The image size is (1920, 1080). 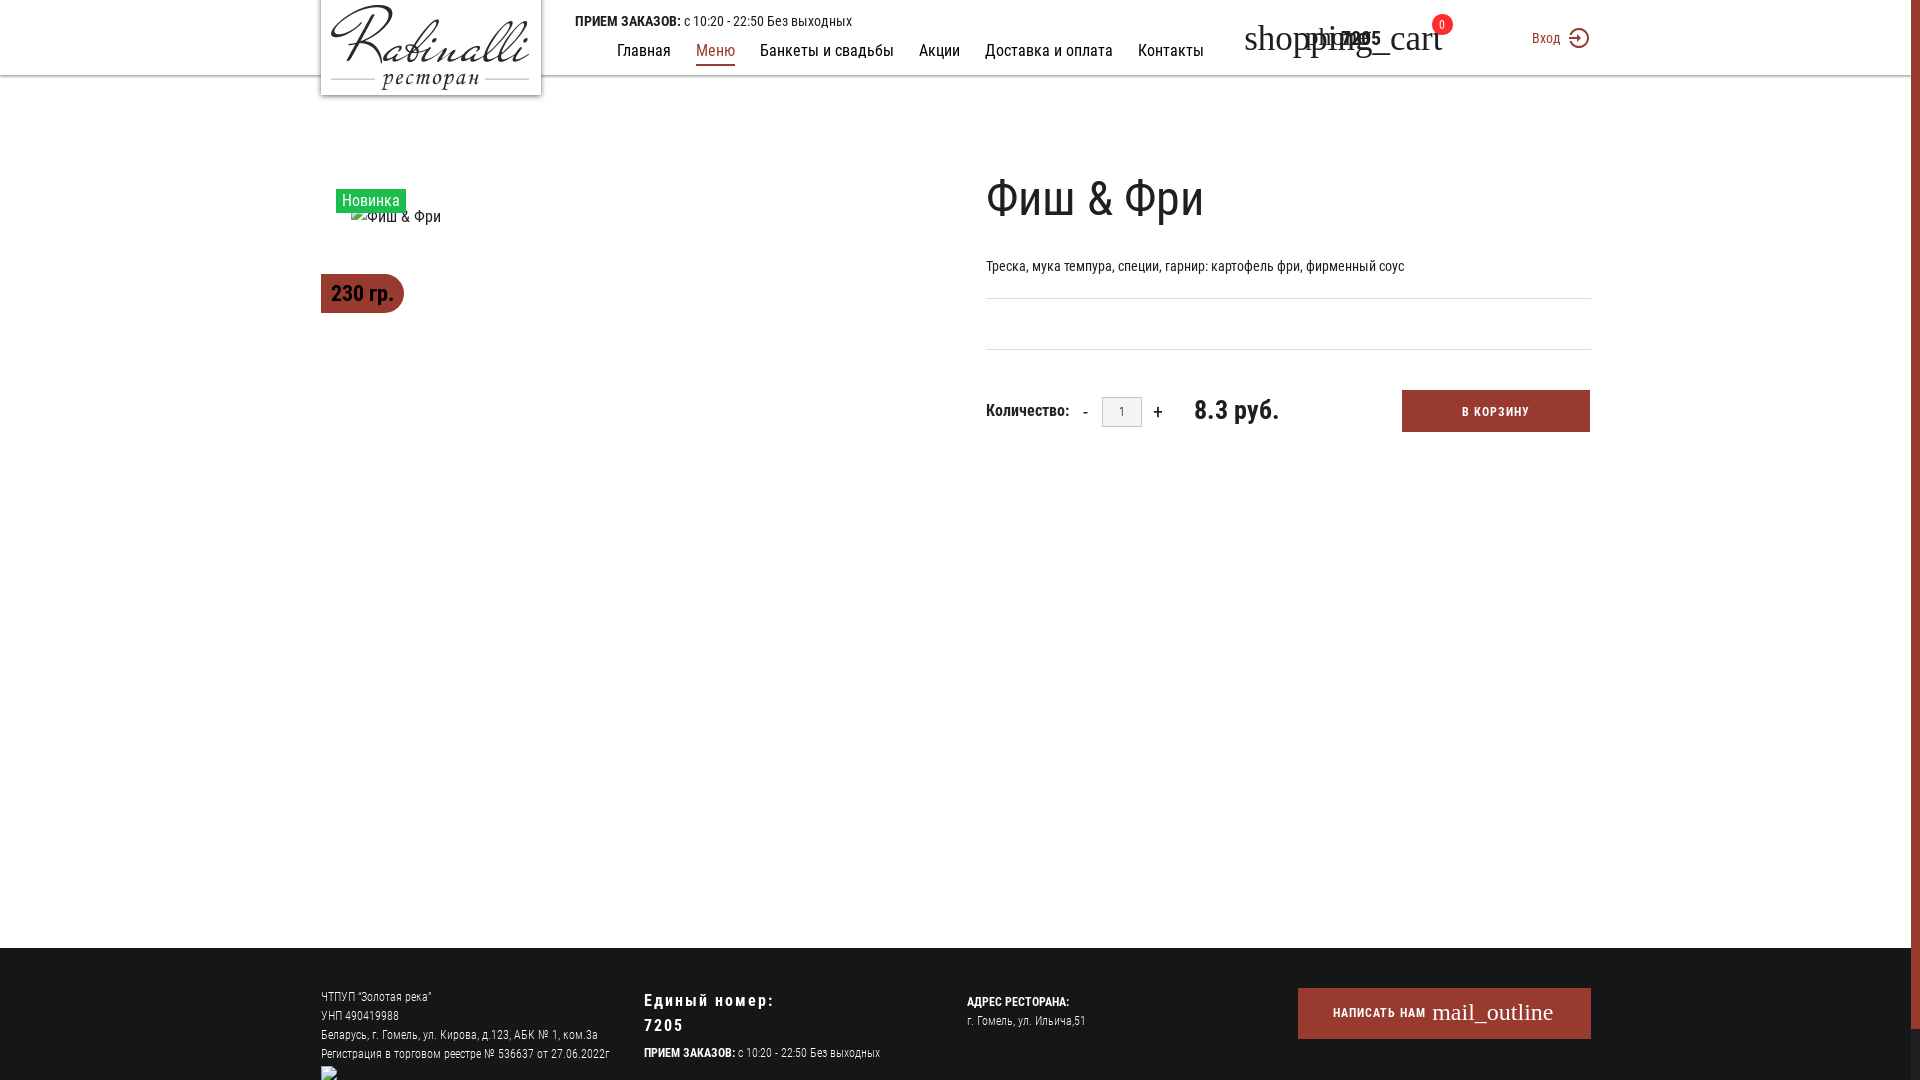 I want to click on '-', so click(x=1083, y=411).